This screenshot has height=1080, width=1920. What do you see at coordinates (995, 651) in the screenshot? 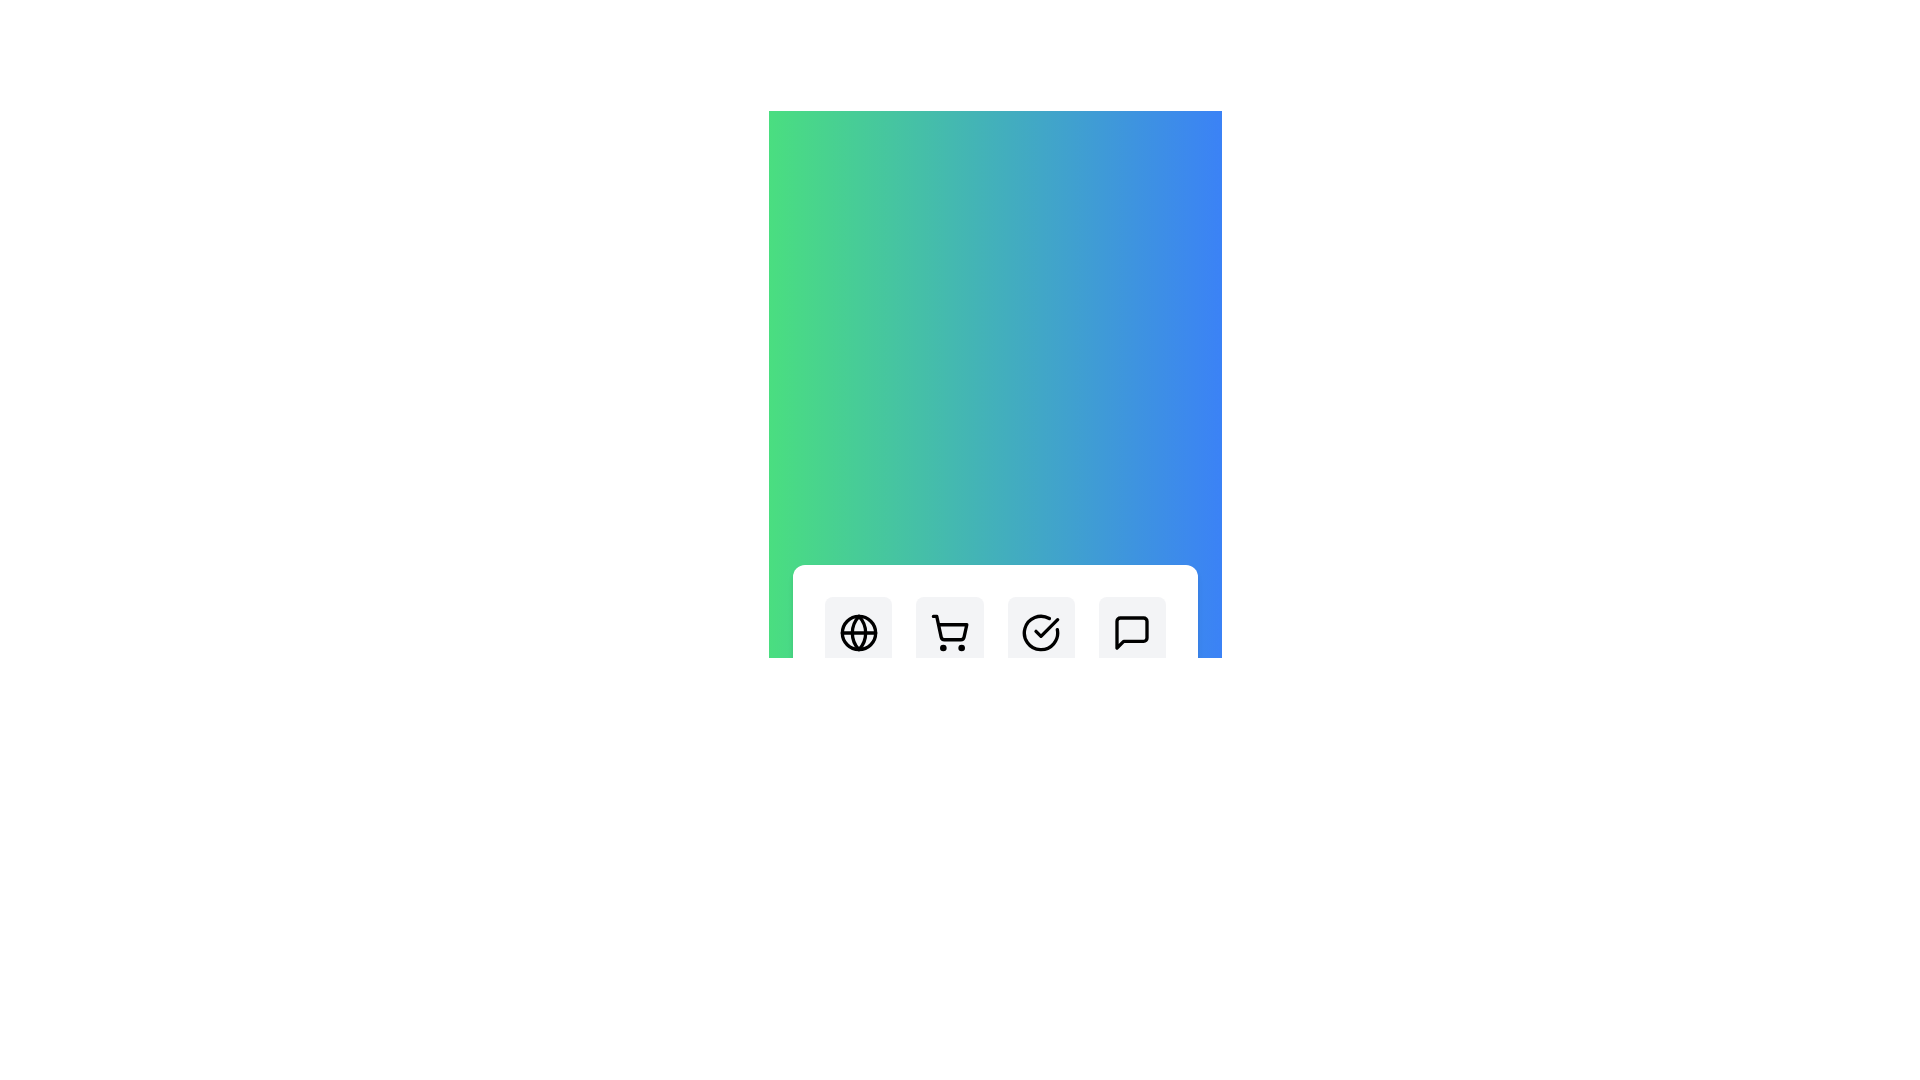
I see `the Grid of buttons at the center point, which provides quick access` at bounding box center [995, 651].